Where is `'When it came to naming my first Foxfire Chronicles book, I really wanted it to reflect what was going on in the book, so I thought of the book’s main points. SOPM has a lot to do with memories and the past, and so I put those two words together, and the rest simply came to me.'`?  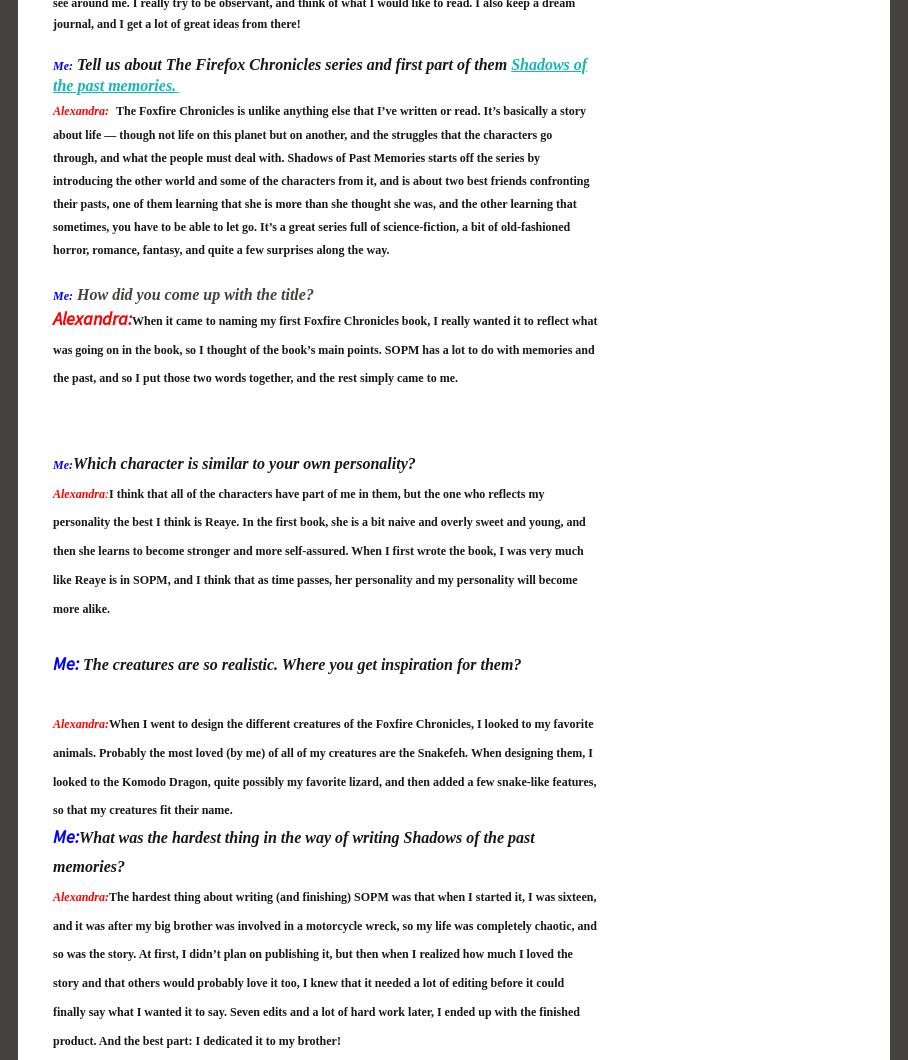
'When it came to naming my first Foxfire Chronicles book, I really wanted it to reflect what was going on in the book, so I thought of the book’s main points. SOPM has a lot to do with memories and the past, and so I put those two words together, and the rest simply came to me.' is located at coordinates (323, 348).